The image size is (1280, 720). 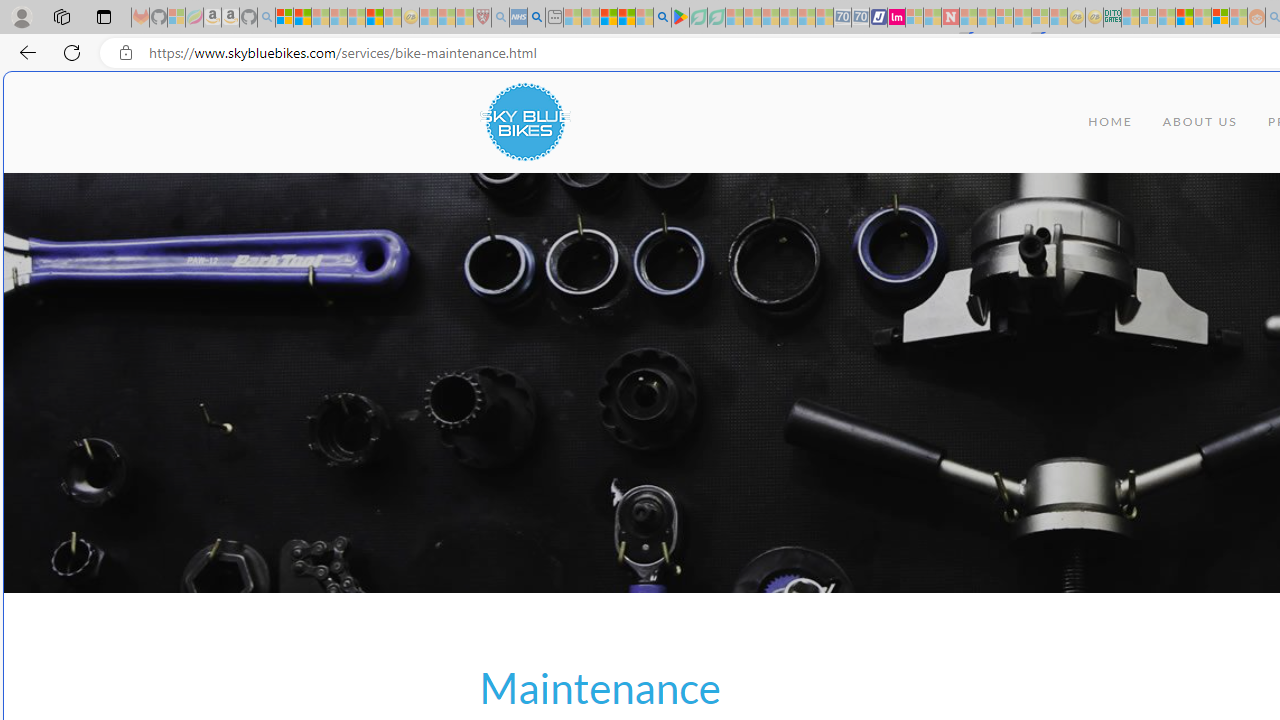 I want to click on 'Expert Portfolios', so click(x=1184, y=17).